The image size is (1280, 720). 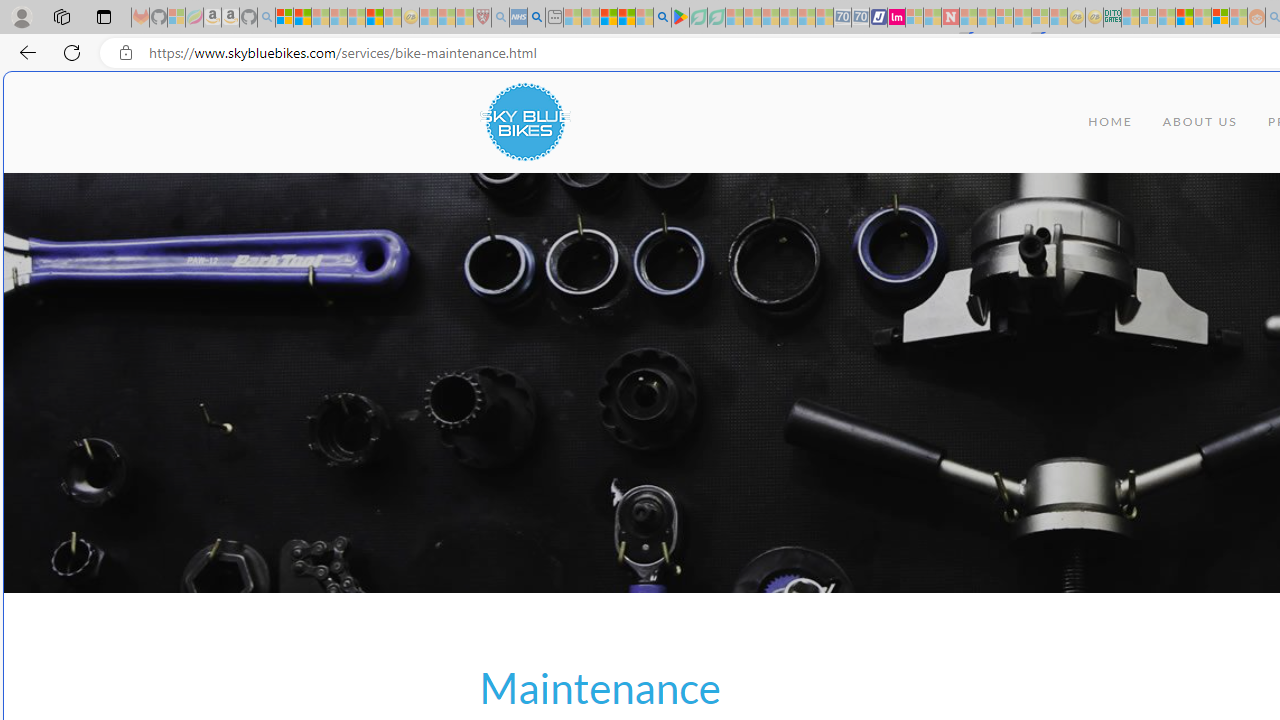 I want to click on 'Expert Portfolios', so click(x=1184, y=17).